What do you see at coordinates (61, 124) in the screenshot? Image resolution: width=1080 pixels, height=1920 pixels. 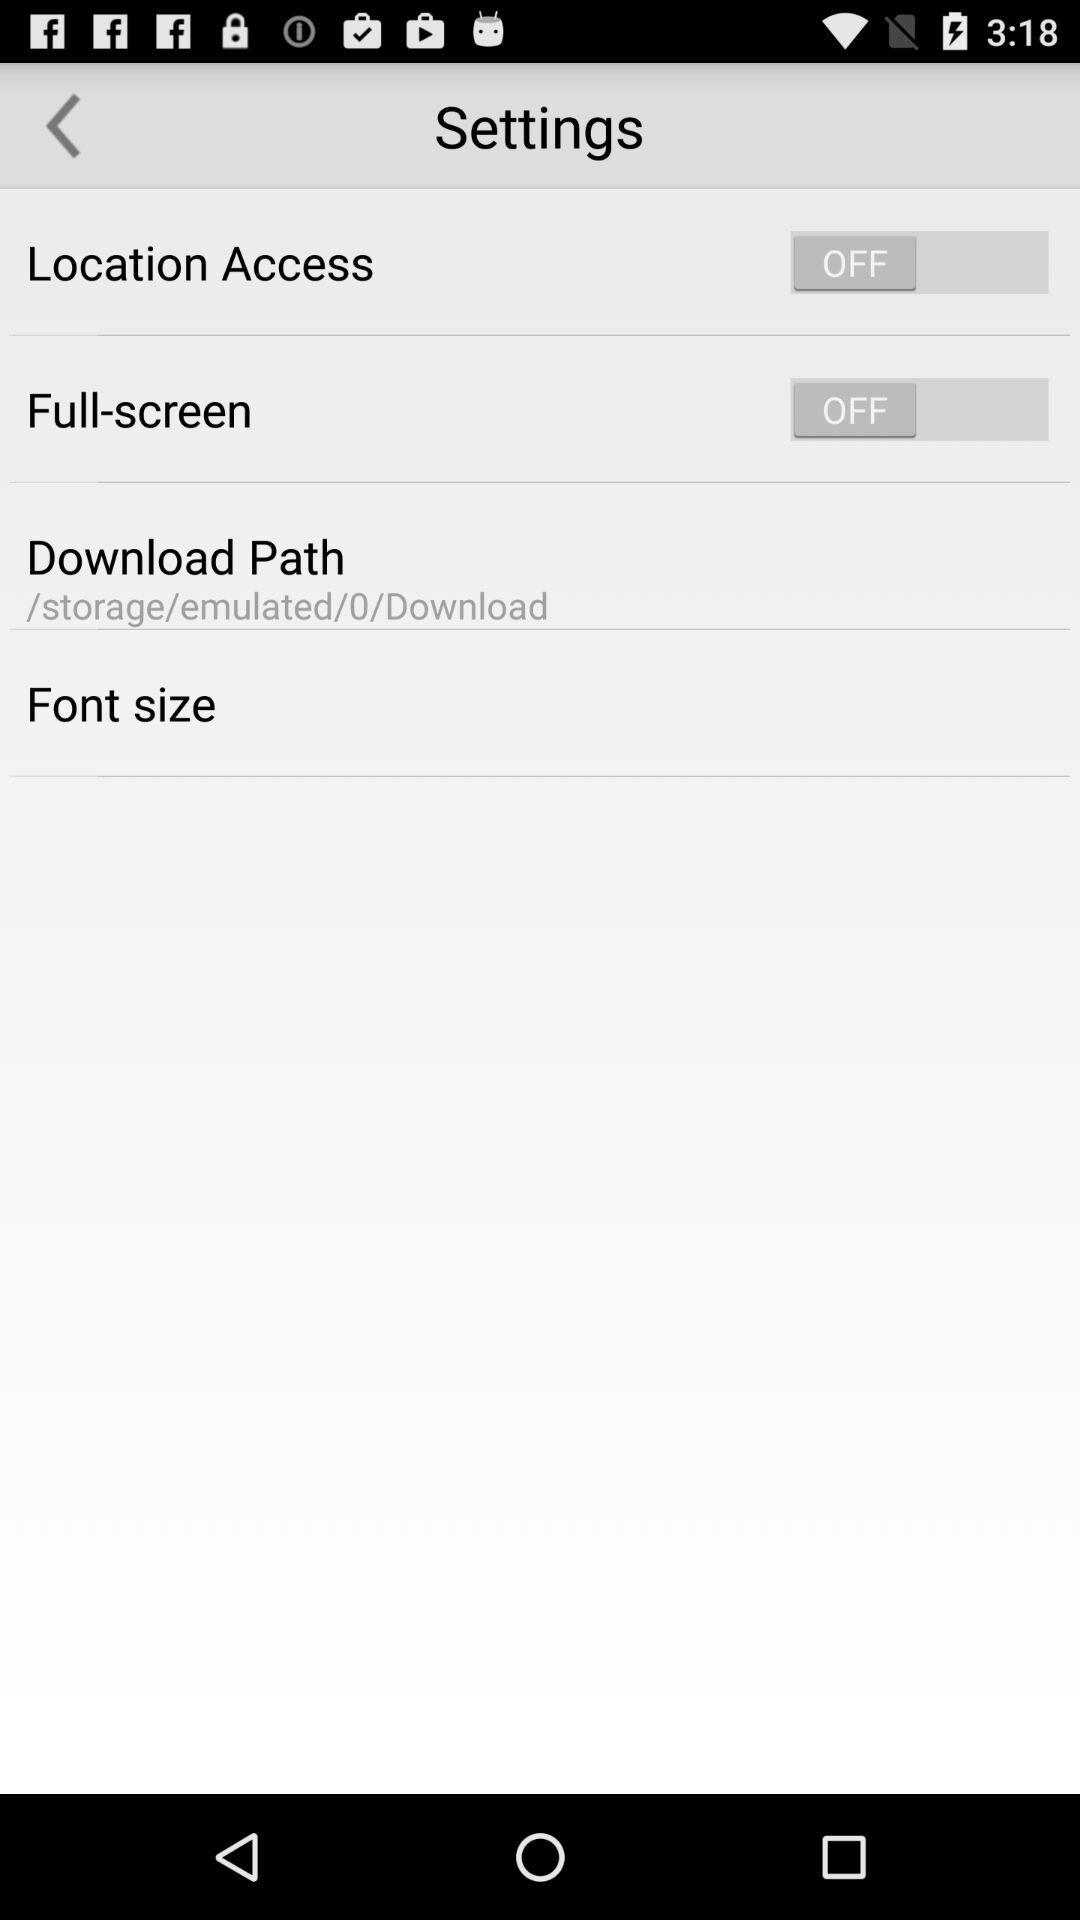 I see `the icon above location access app` at bounding box center [61, 124].